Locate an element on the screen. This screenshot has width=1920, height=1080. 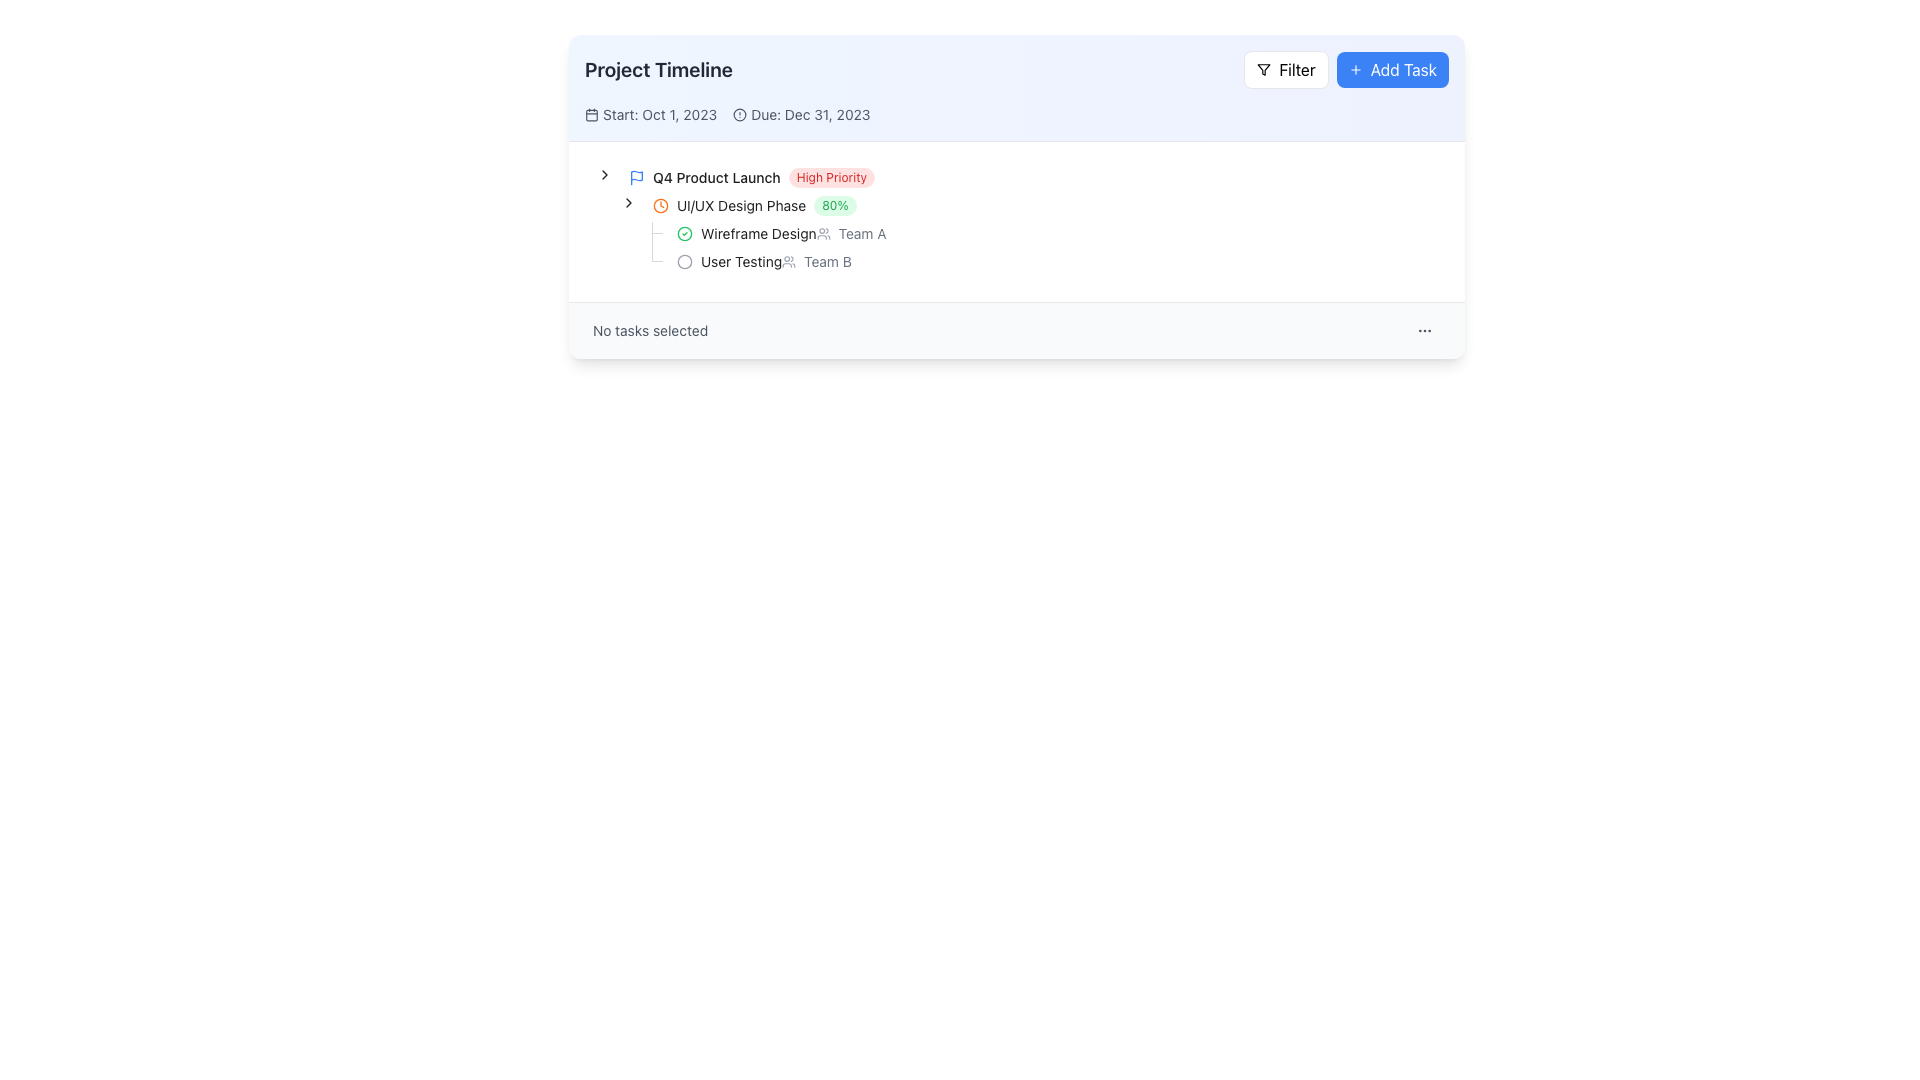
the alert icon located to the left of the text 'Due: Dec 31, 2023' in the header section of the Project Timeline interface is located at coordinates (739, 115).